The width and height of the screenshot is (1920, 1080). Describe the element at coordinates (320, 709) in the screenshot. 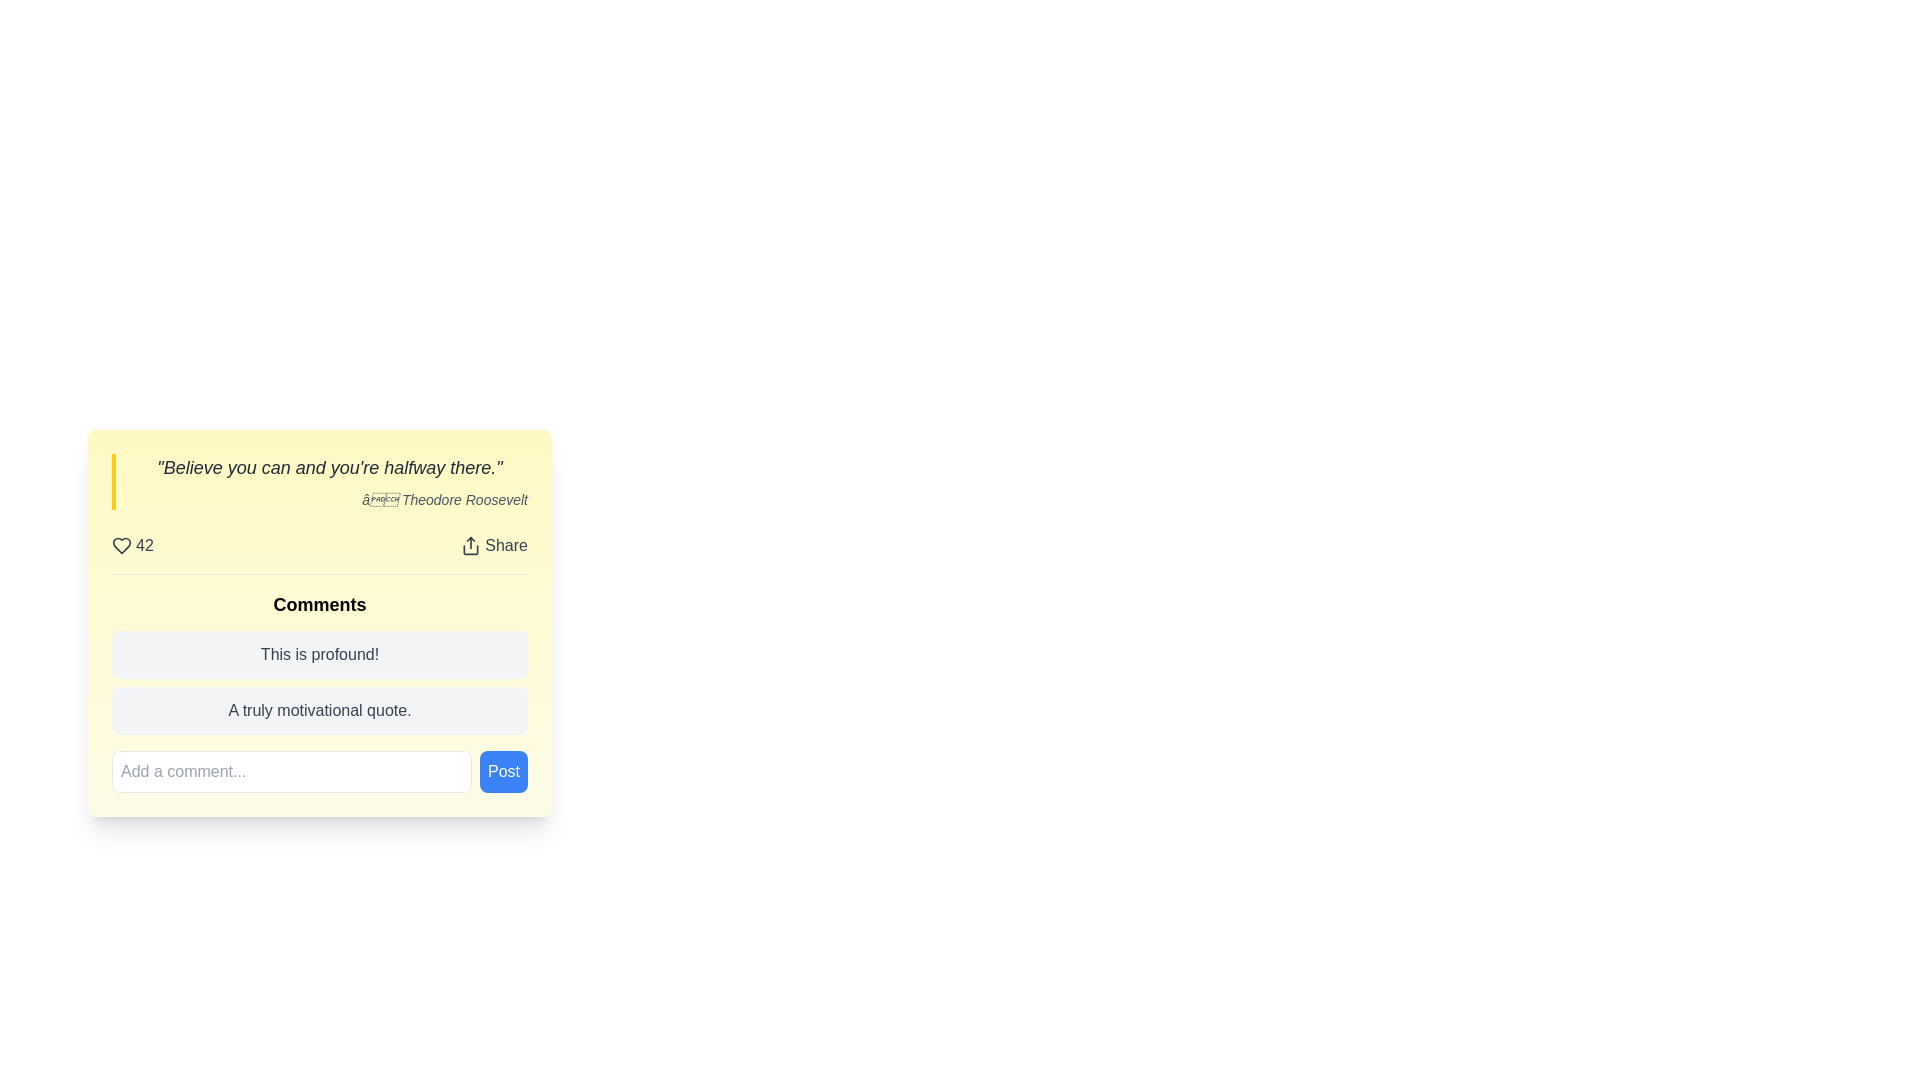

I see `the motivational quote text block located centrally in the comment section, positioned below the text block that says 'This is profound!'` at that location.